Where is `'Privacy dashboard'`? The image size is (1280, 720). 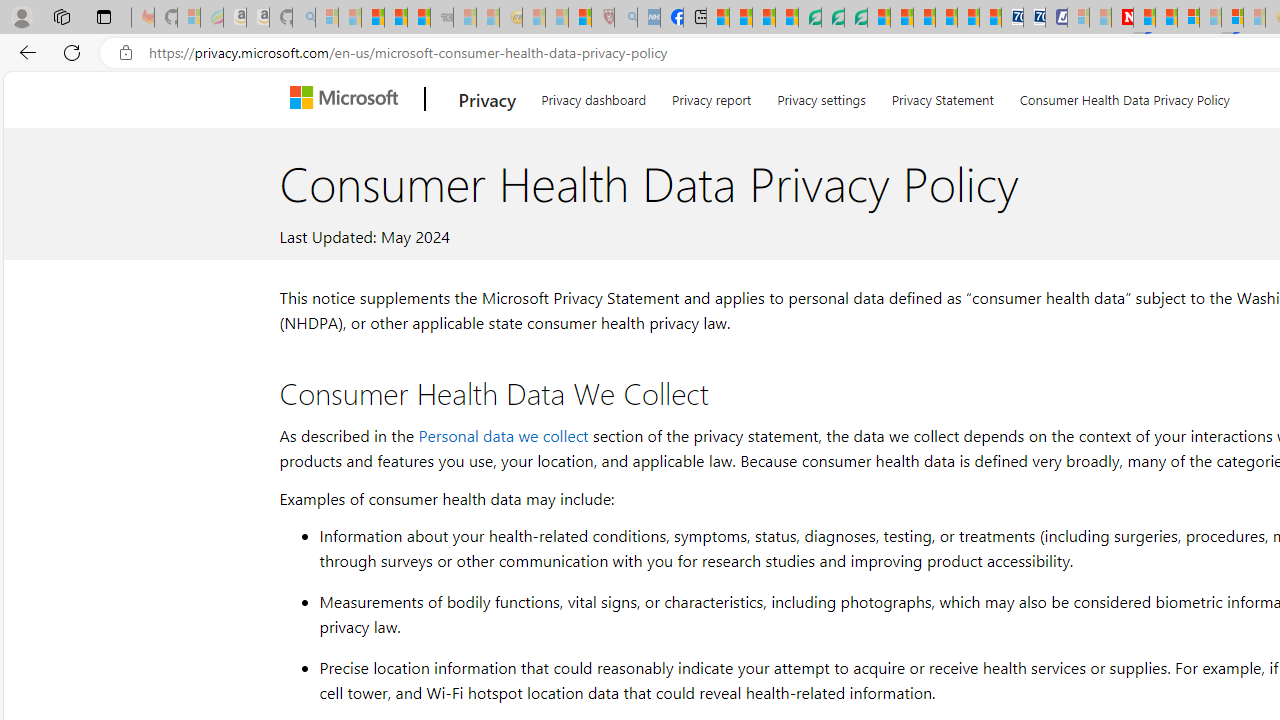
'Privacy dashboard' is located at coordinates (592, 96).